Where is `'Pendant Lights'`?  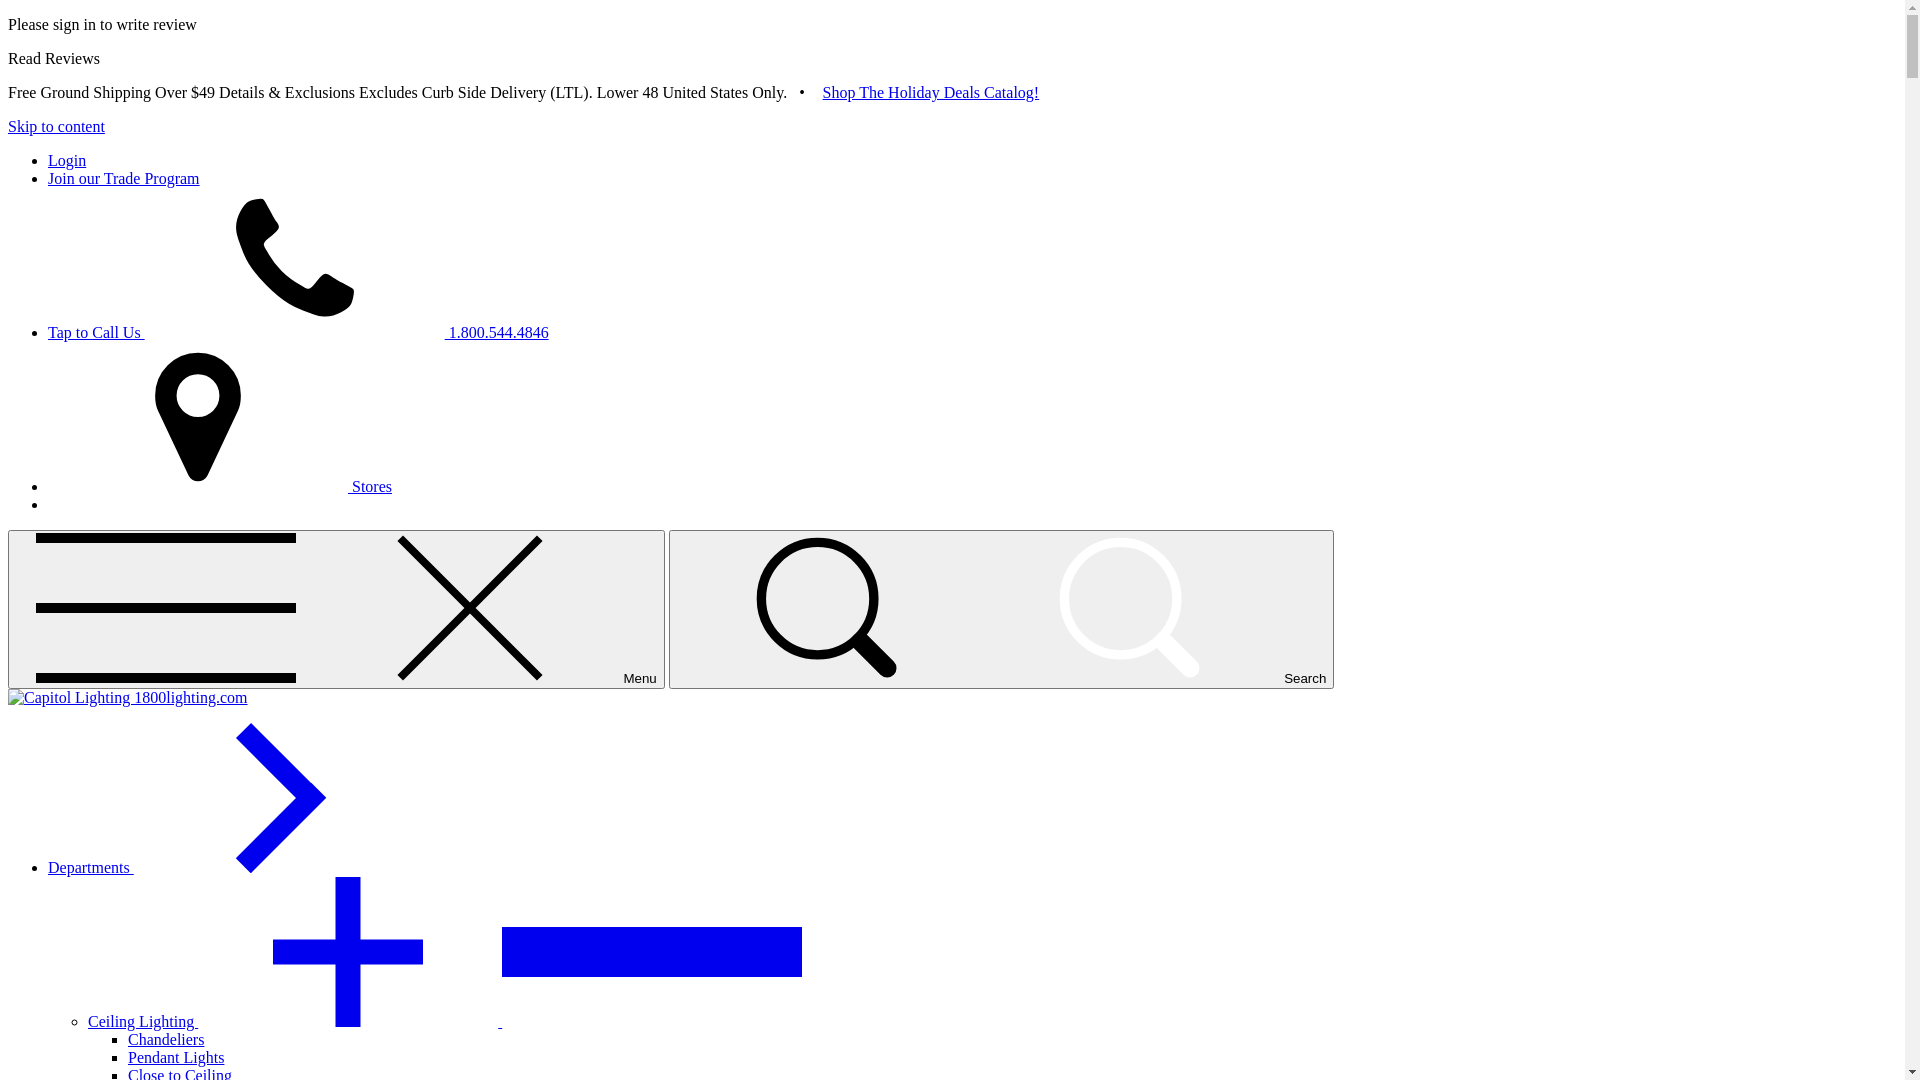 'Pendant Lights' is located at coordinates (176, 1056).